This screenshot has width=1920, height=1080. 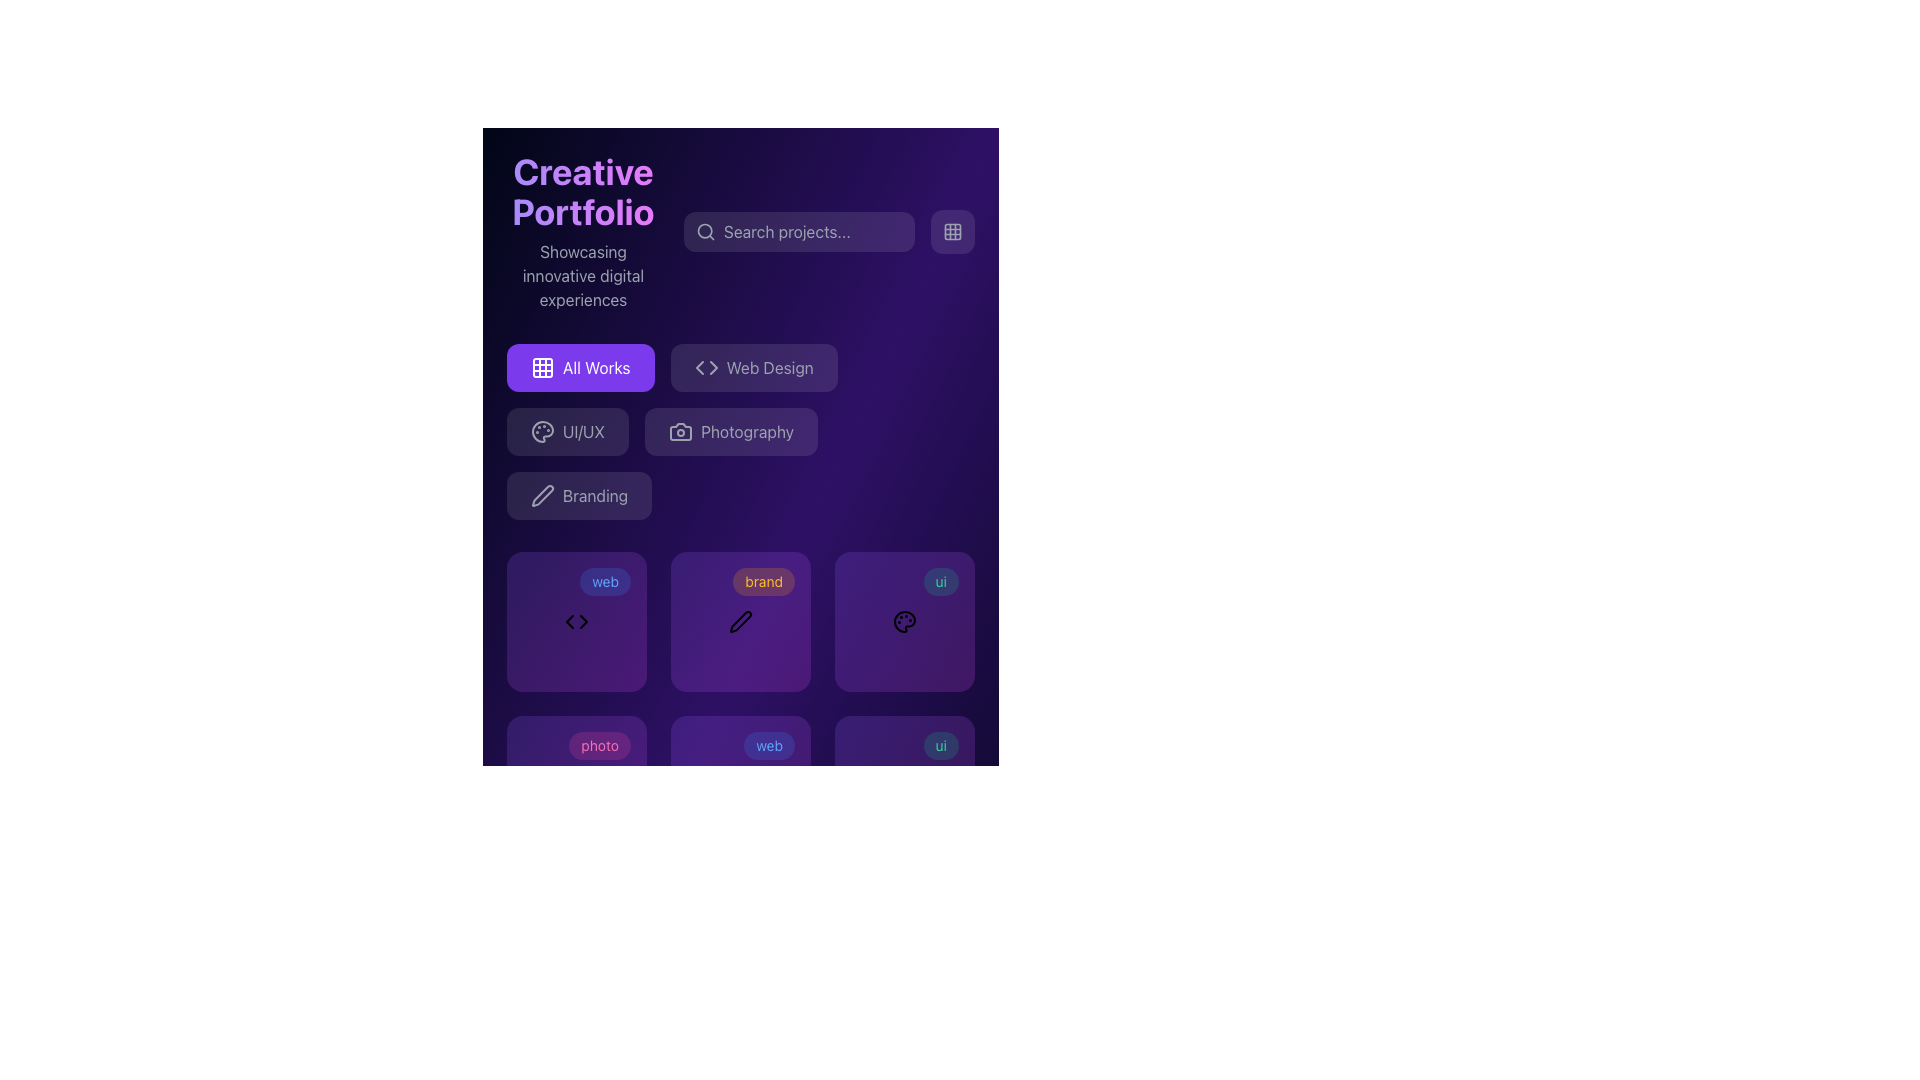 I want to click on the number displayed in the text label showing '187', which is located towards the bottom middle of the interface next to a heart icon, so click(x=730, y=825).